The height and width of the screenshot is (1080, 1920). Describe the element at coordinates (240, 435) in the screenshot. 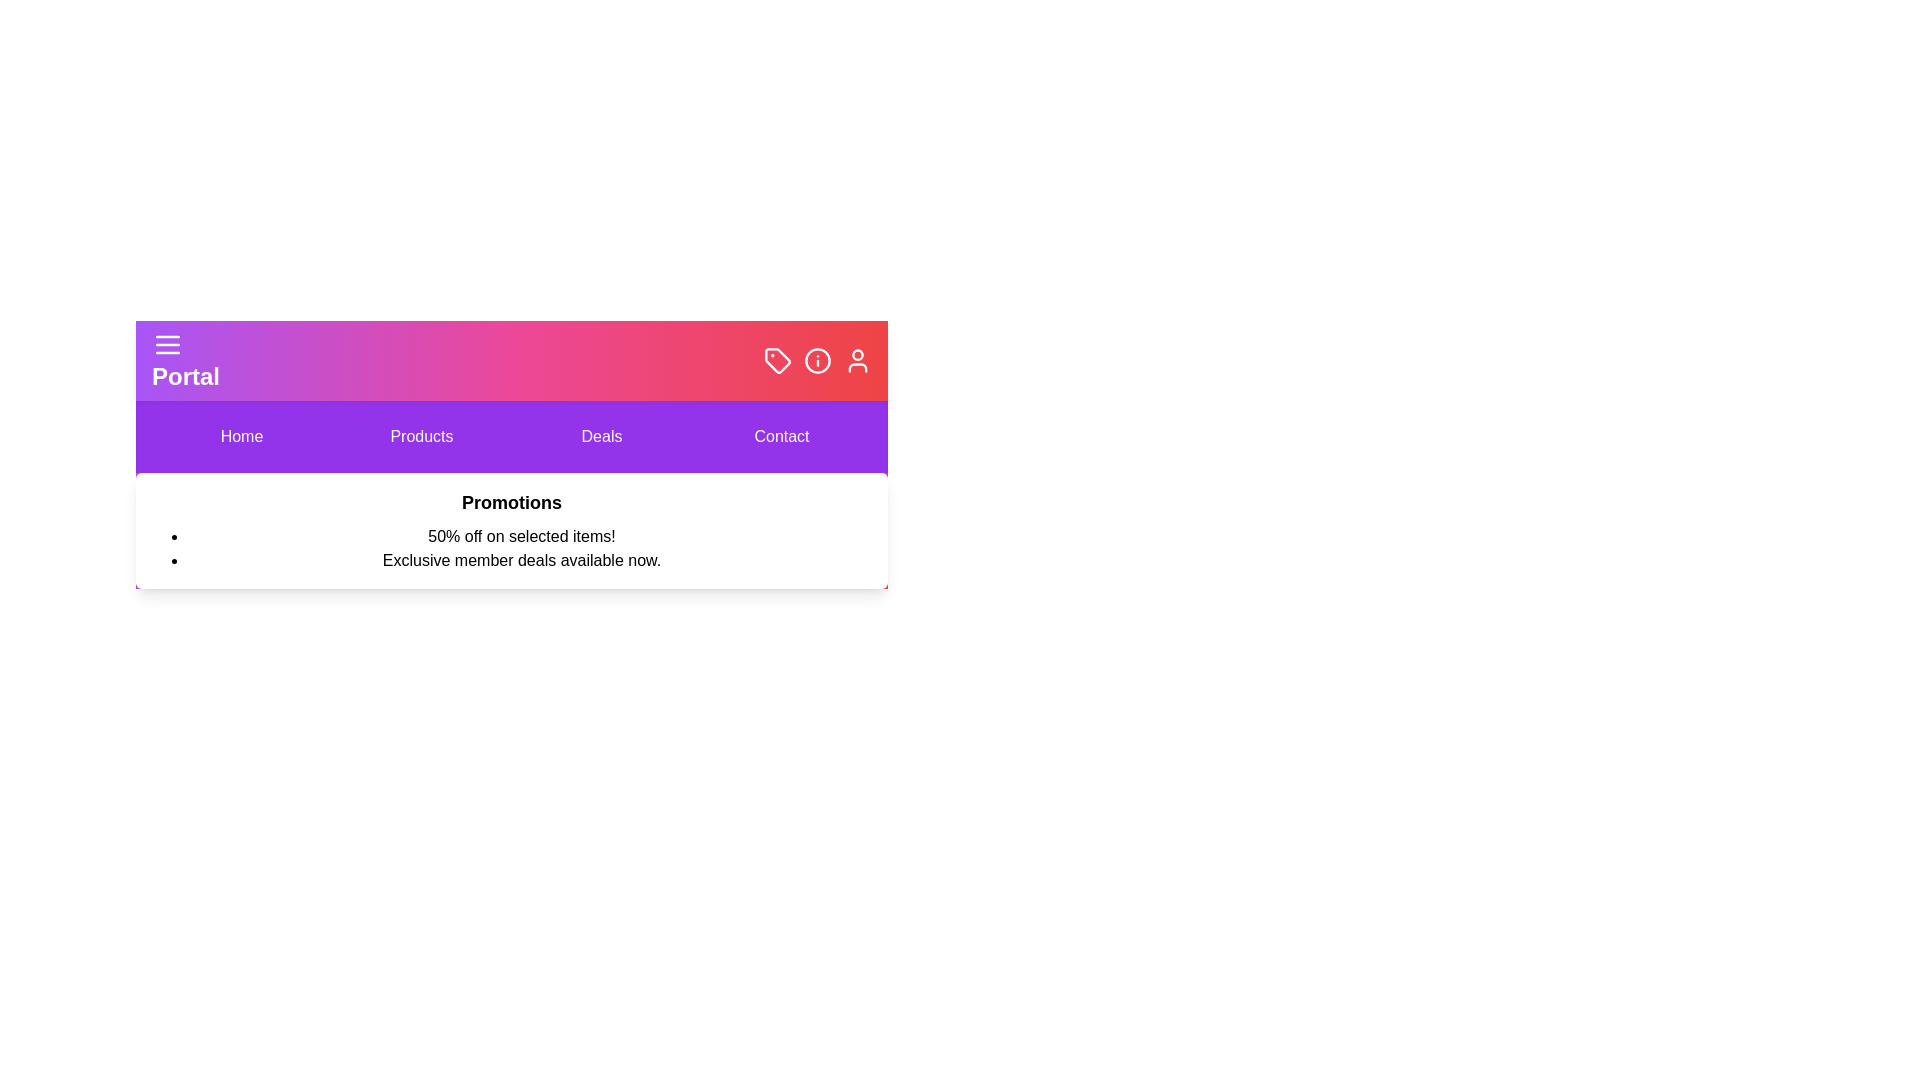

I see `the navigation item Home from the menu` at that location.